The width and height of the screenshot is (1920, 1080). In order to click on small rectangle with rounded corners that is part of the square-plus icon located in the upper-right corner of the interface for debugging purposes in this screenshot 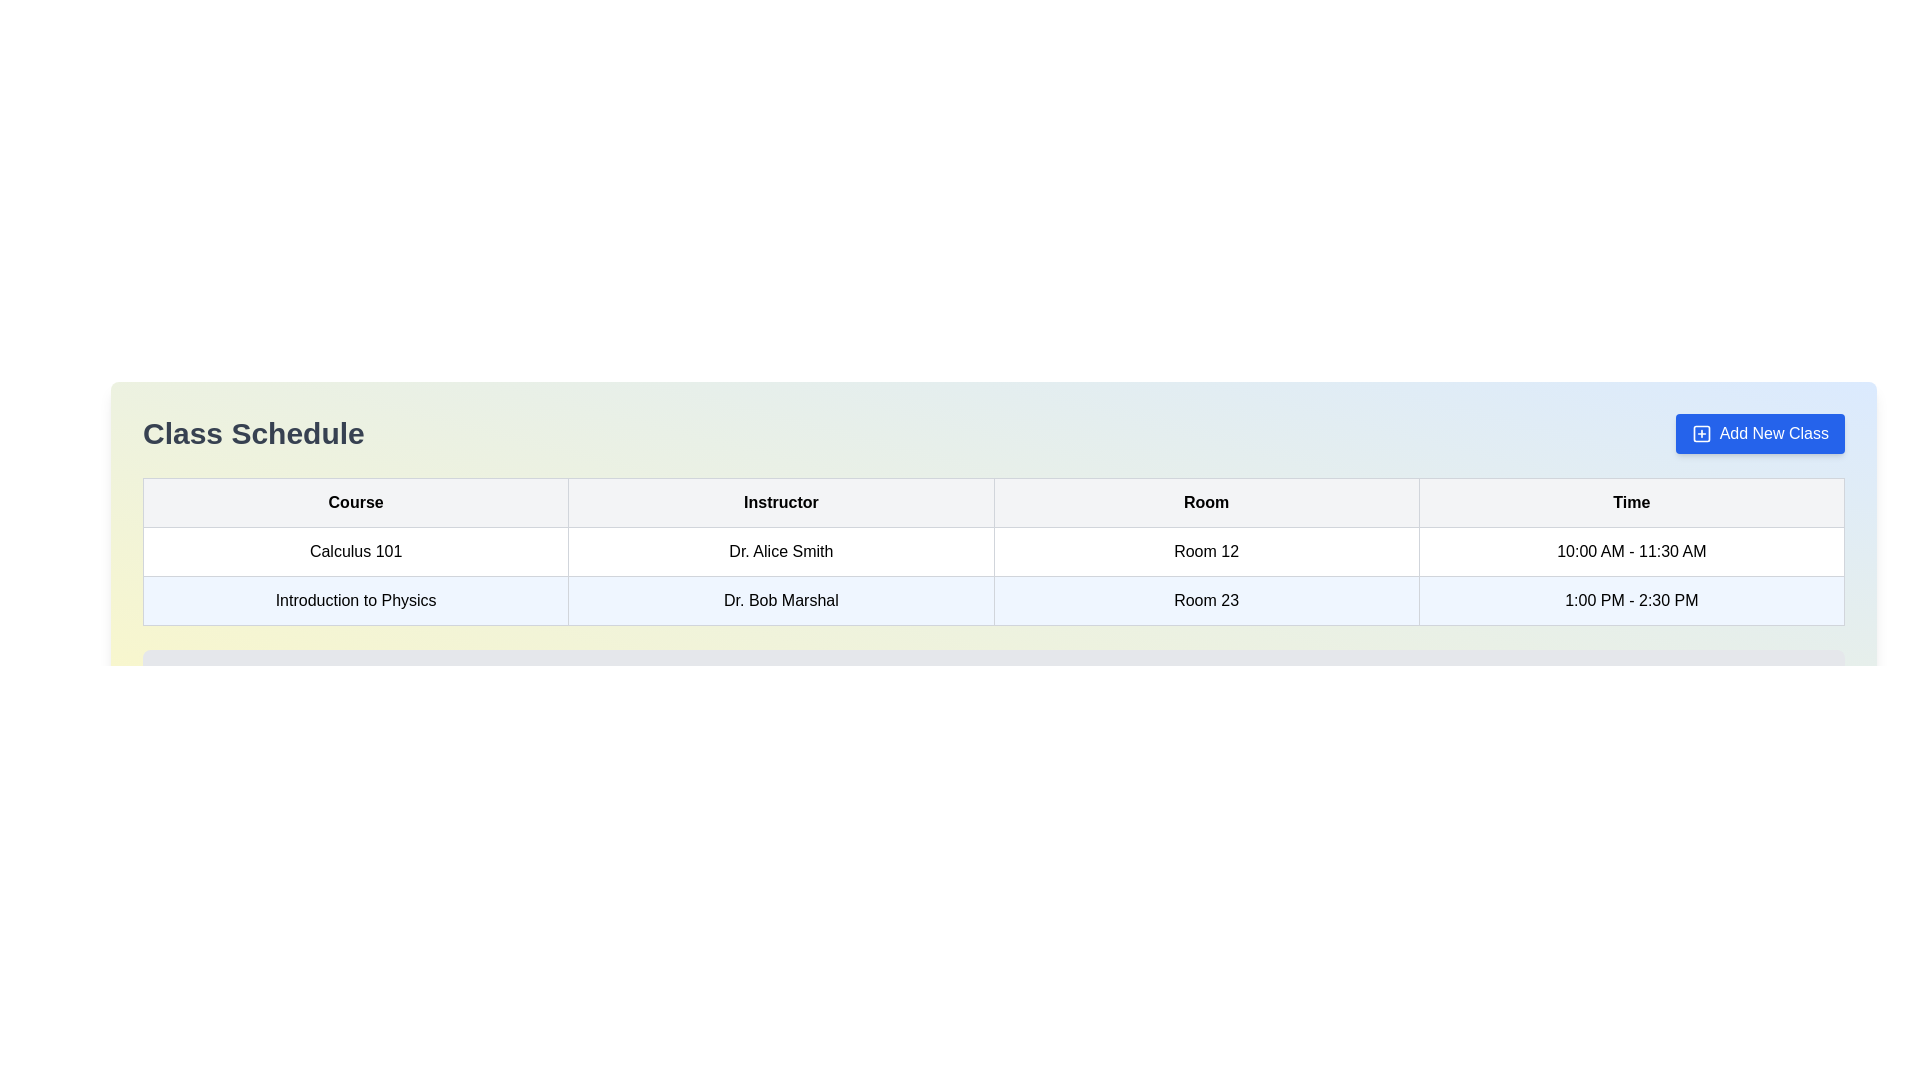, I will do `click(1700, 433)`.